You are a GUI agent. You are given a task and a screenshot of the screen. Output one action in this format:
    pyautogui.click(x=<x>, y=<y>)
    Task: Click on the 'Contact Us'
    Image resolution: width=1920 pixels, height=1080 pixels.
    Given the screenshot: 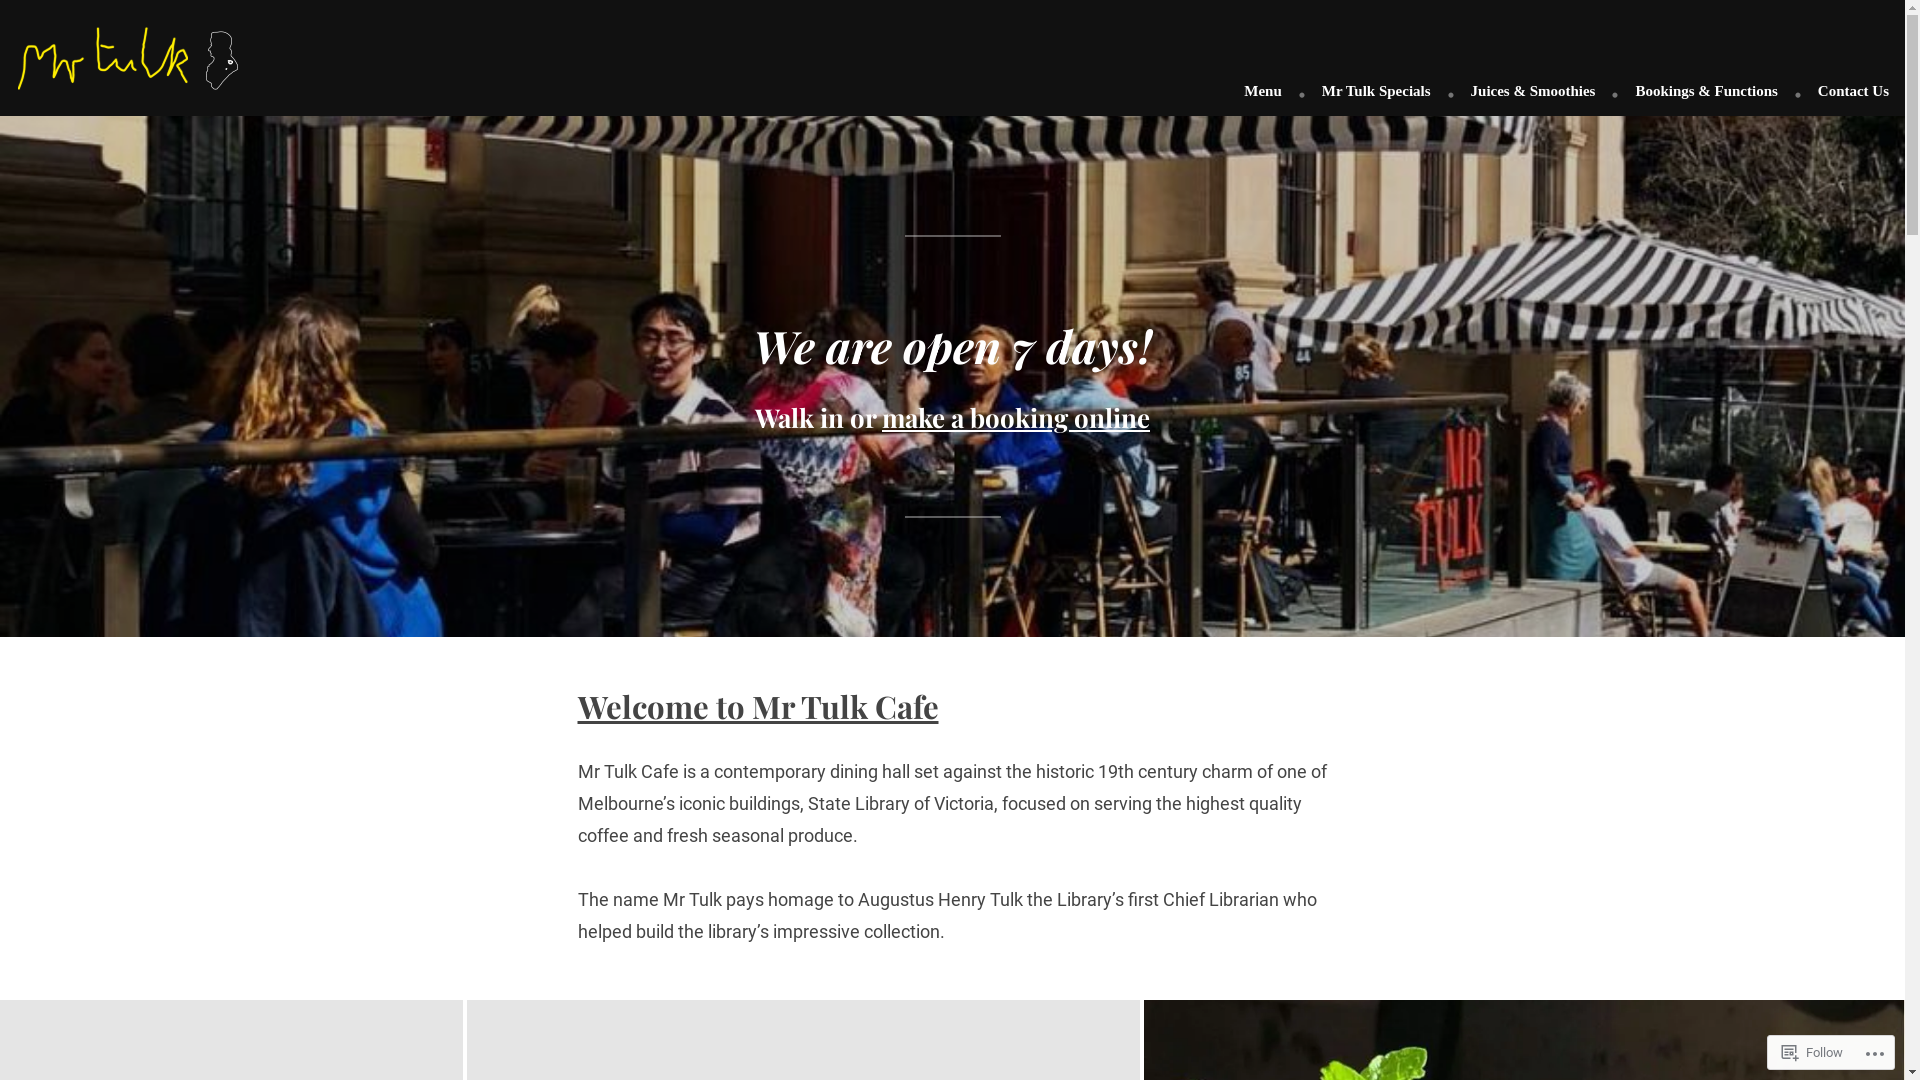 What is the action you would take?
    pyautogui.click(x=1844, y=92)
    